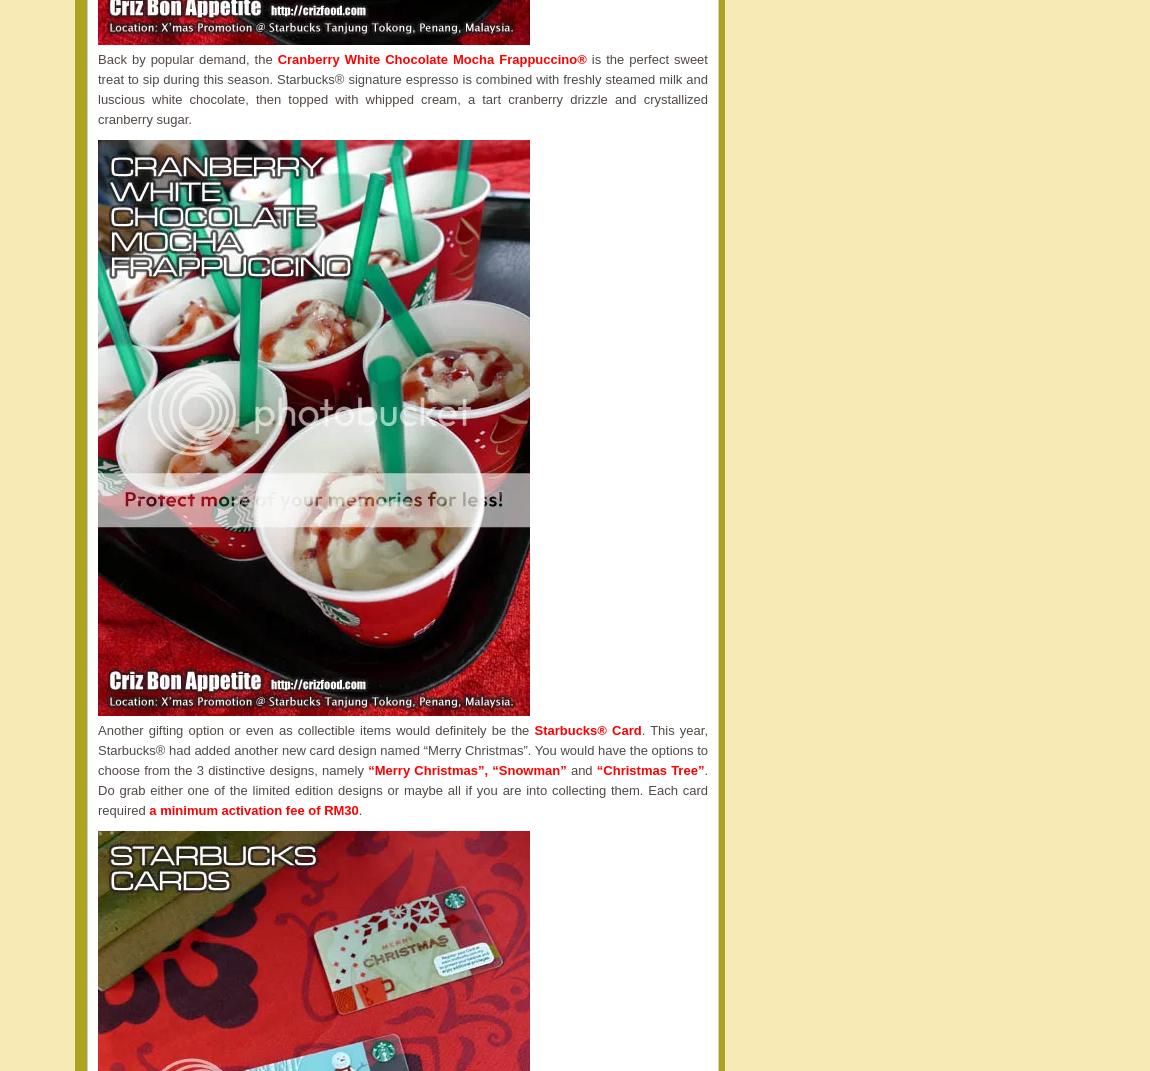  What do you see at coordinates (579, 769) in the screenshot?
I see `'and'` at bounding box center [579, 769].